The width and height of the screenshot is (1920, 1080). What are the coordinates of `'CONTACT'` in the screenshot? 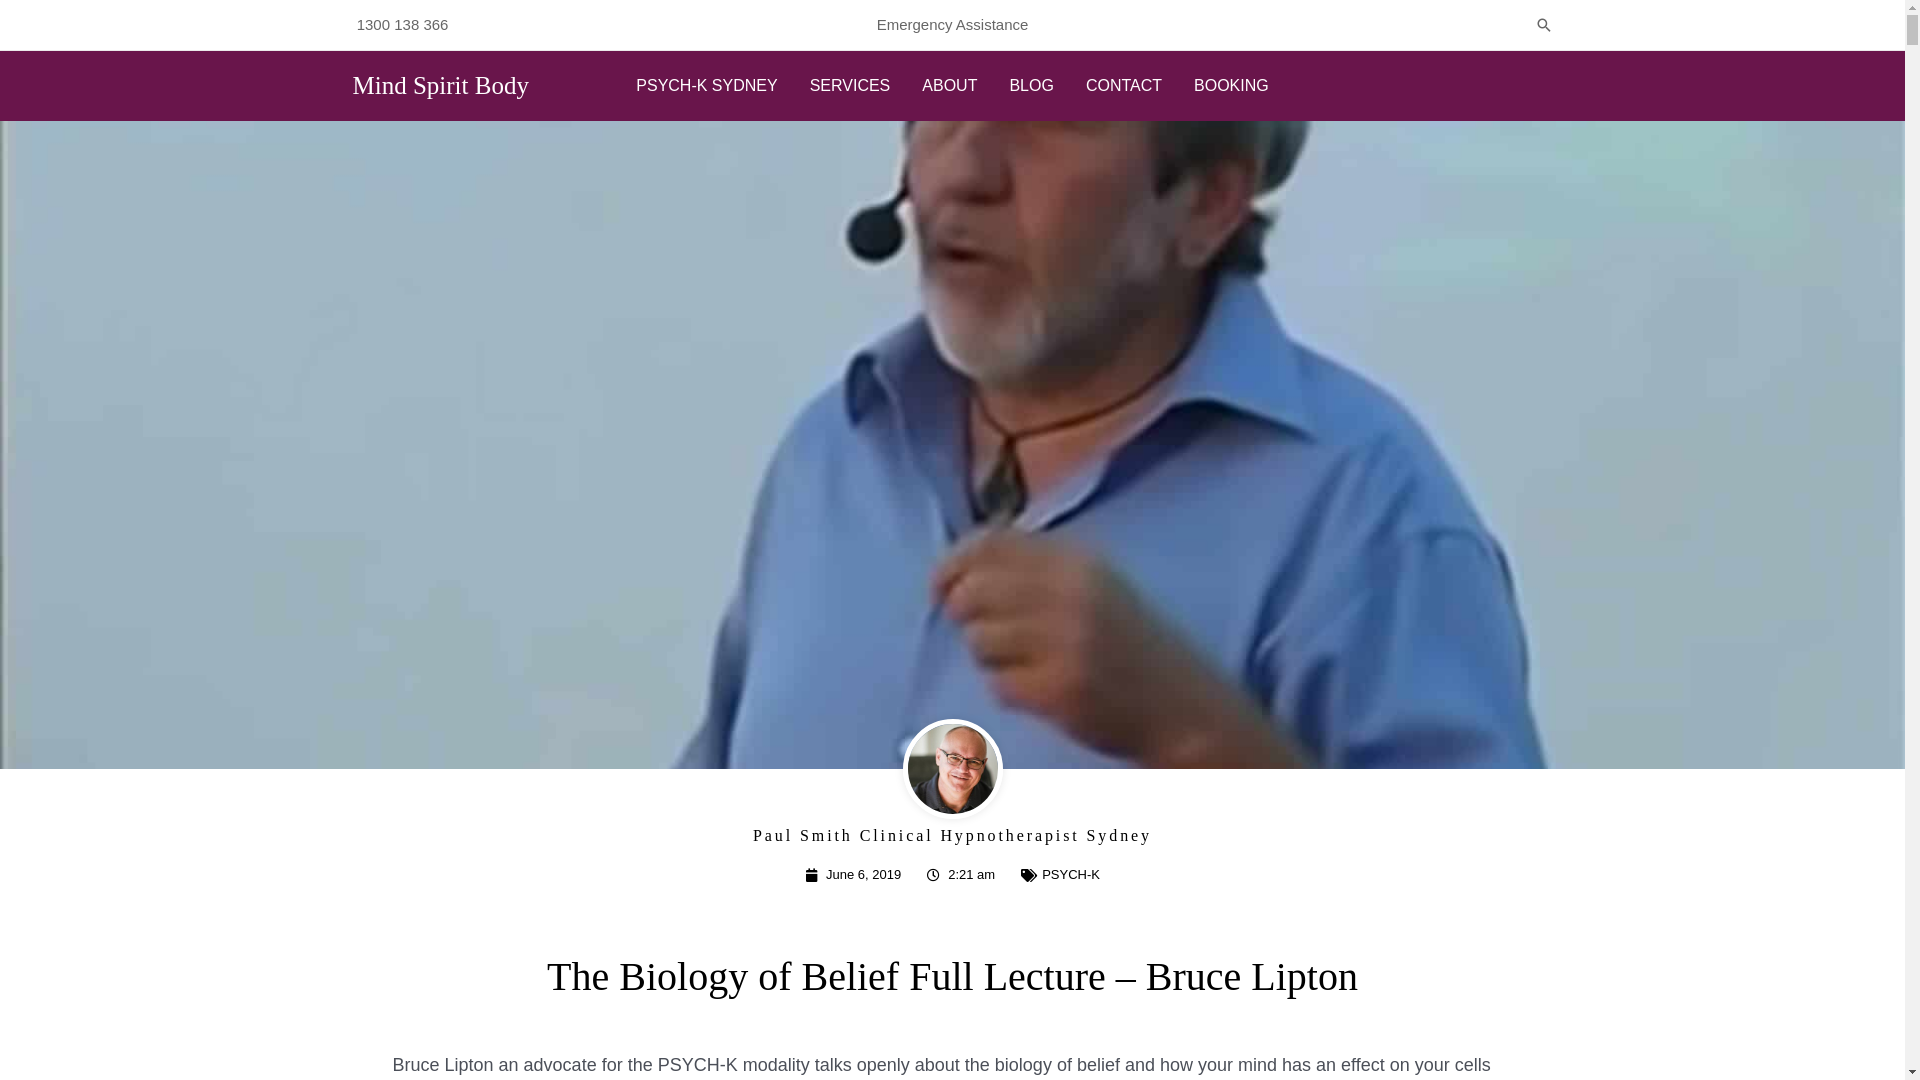 It's located at (1123, 84).